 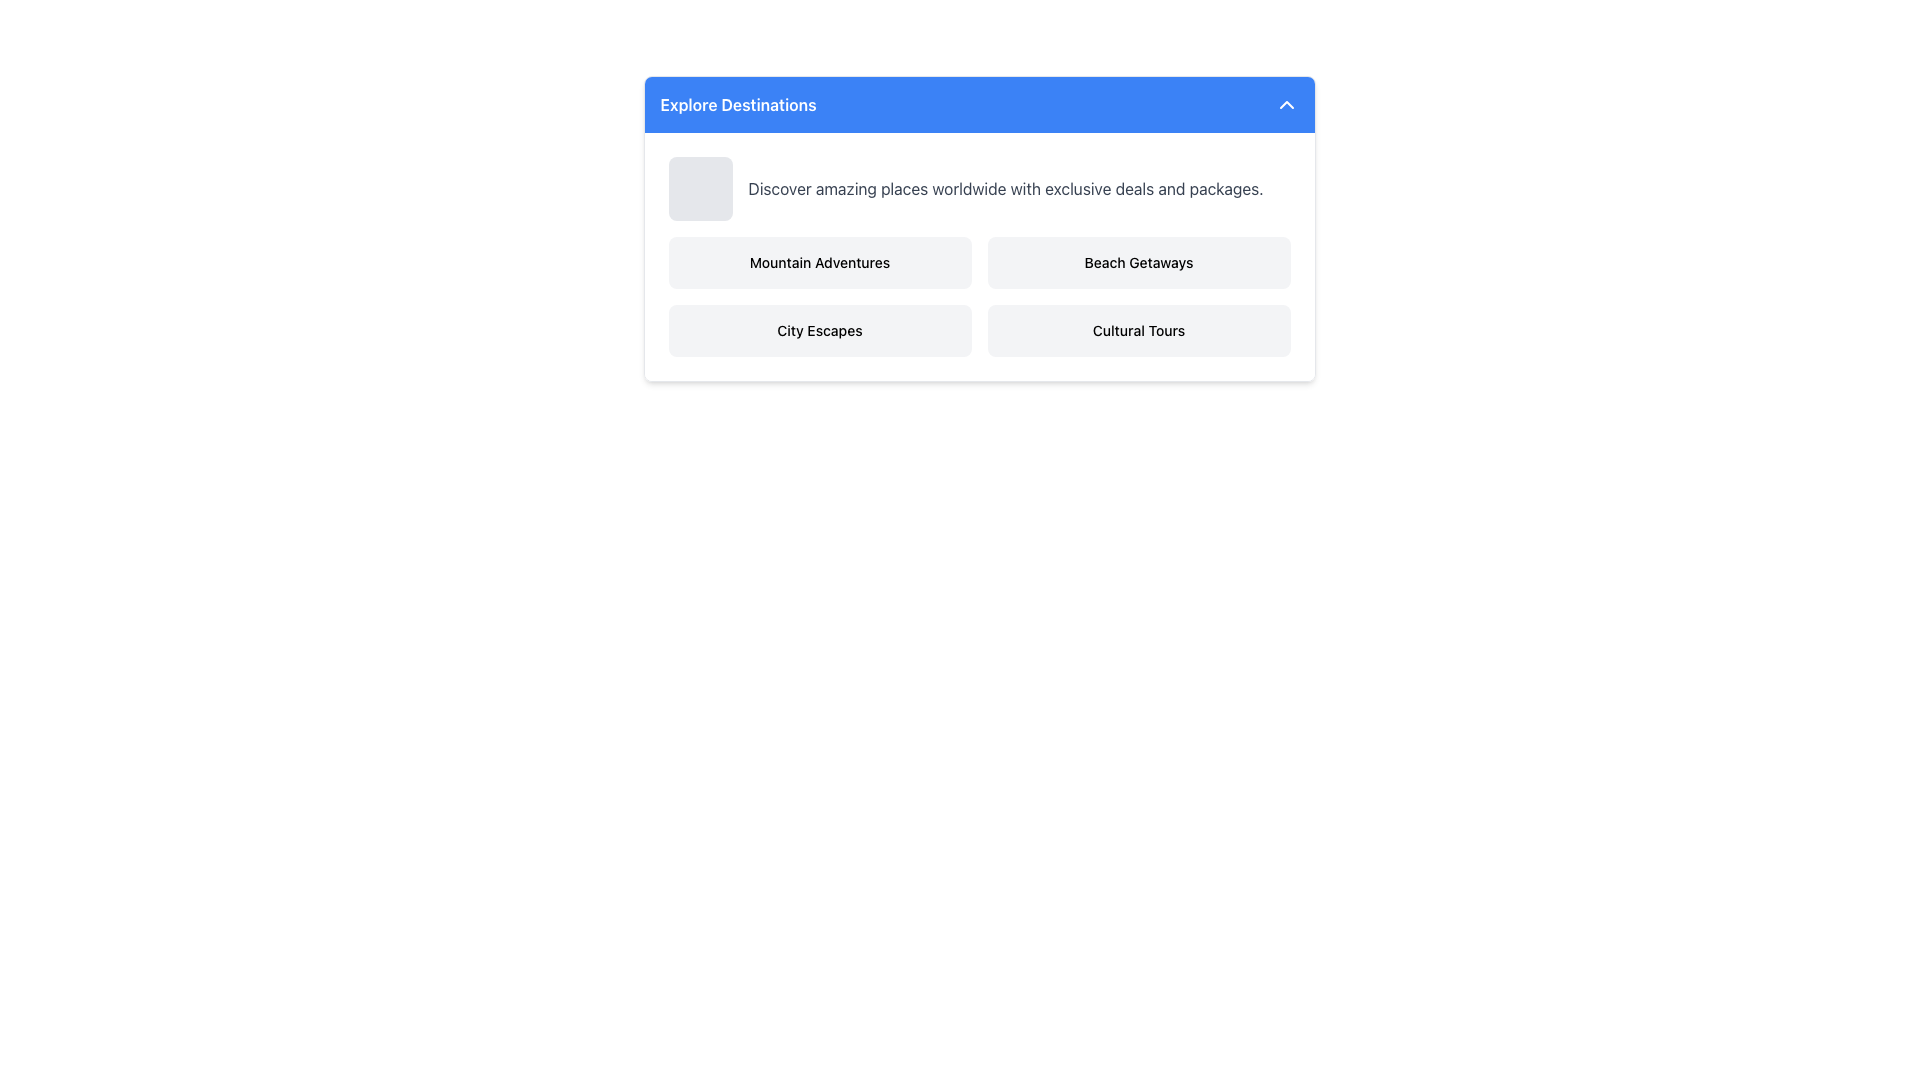 I want to click on the 'Cultural Tours' button located in the bottom-right position of the grid of options, adjacent to the 'City Escapes' button on the left and below the 'Beach Getaways' button, so click(x=1138, y=330).